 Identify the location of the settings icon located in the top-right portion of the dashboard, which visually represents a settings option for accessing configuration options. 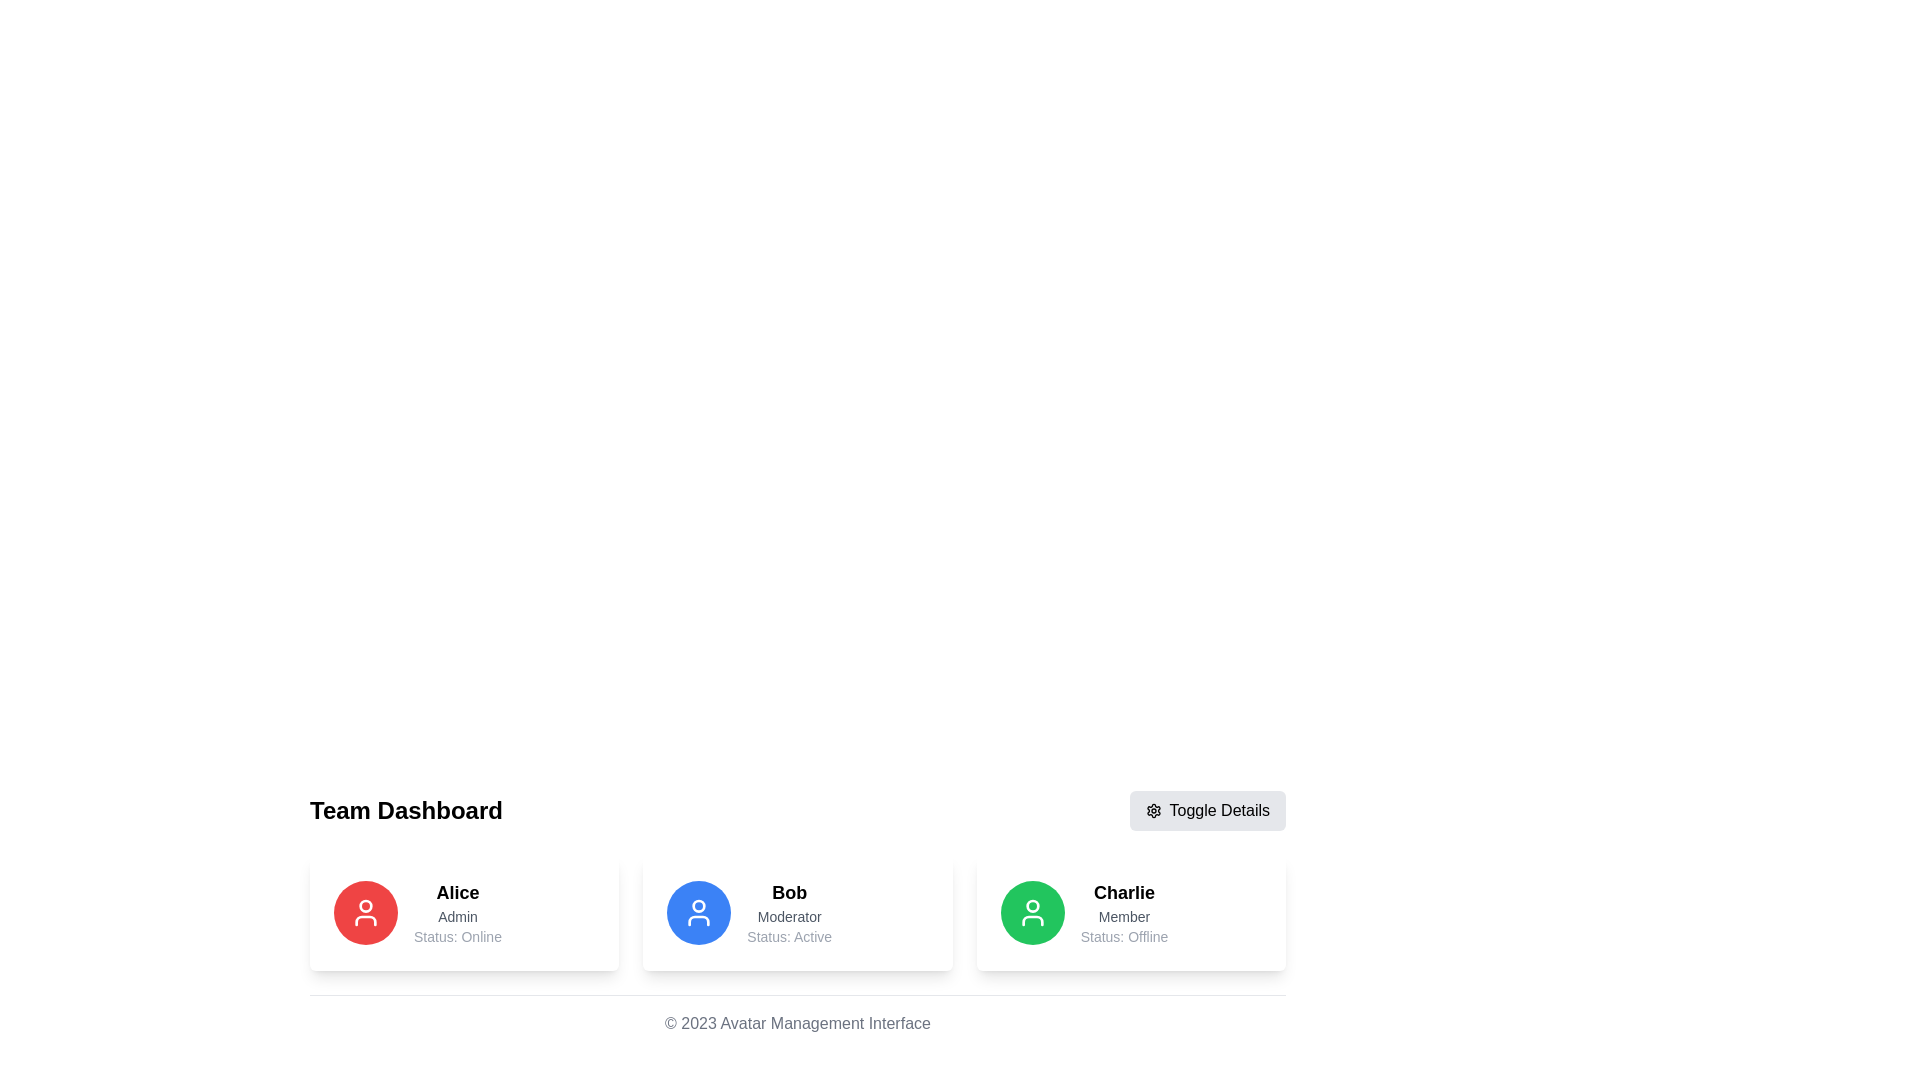
(1153, 810).